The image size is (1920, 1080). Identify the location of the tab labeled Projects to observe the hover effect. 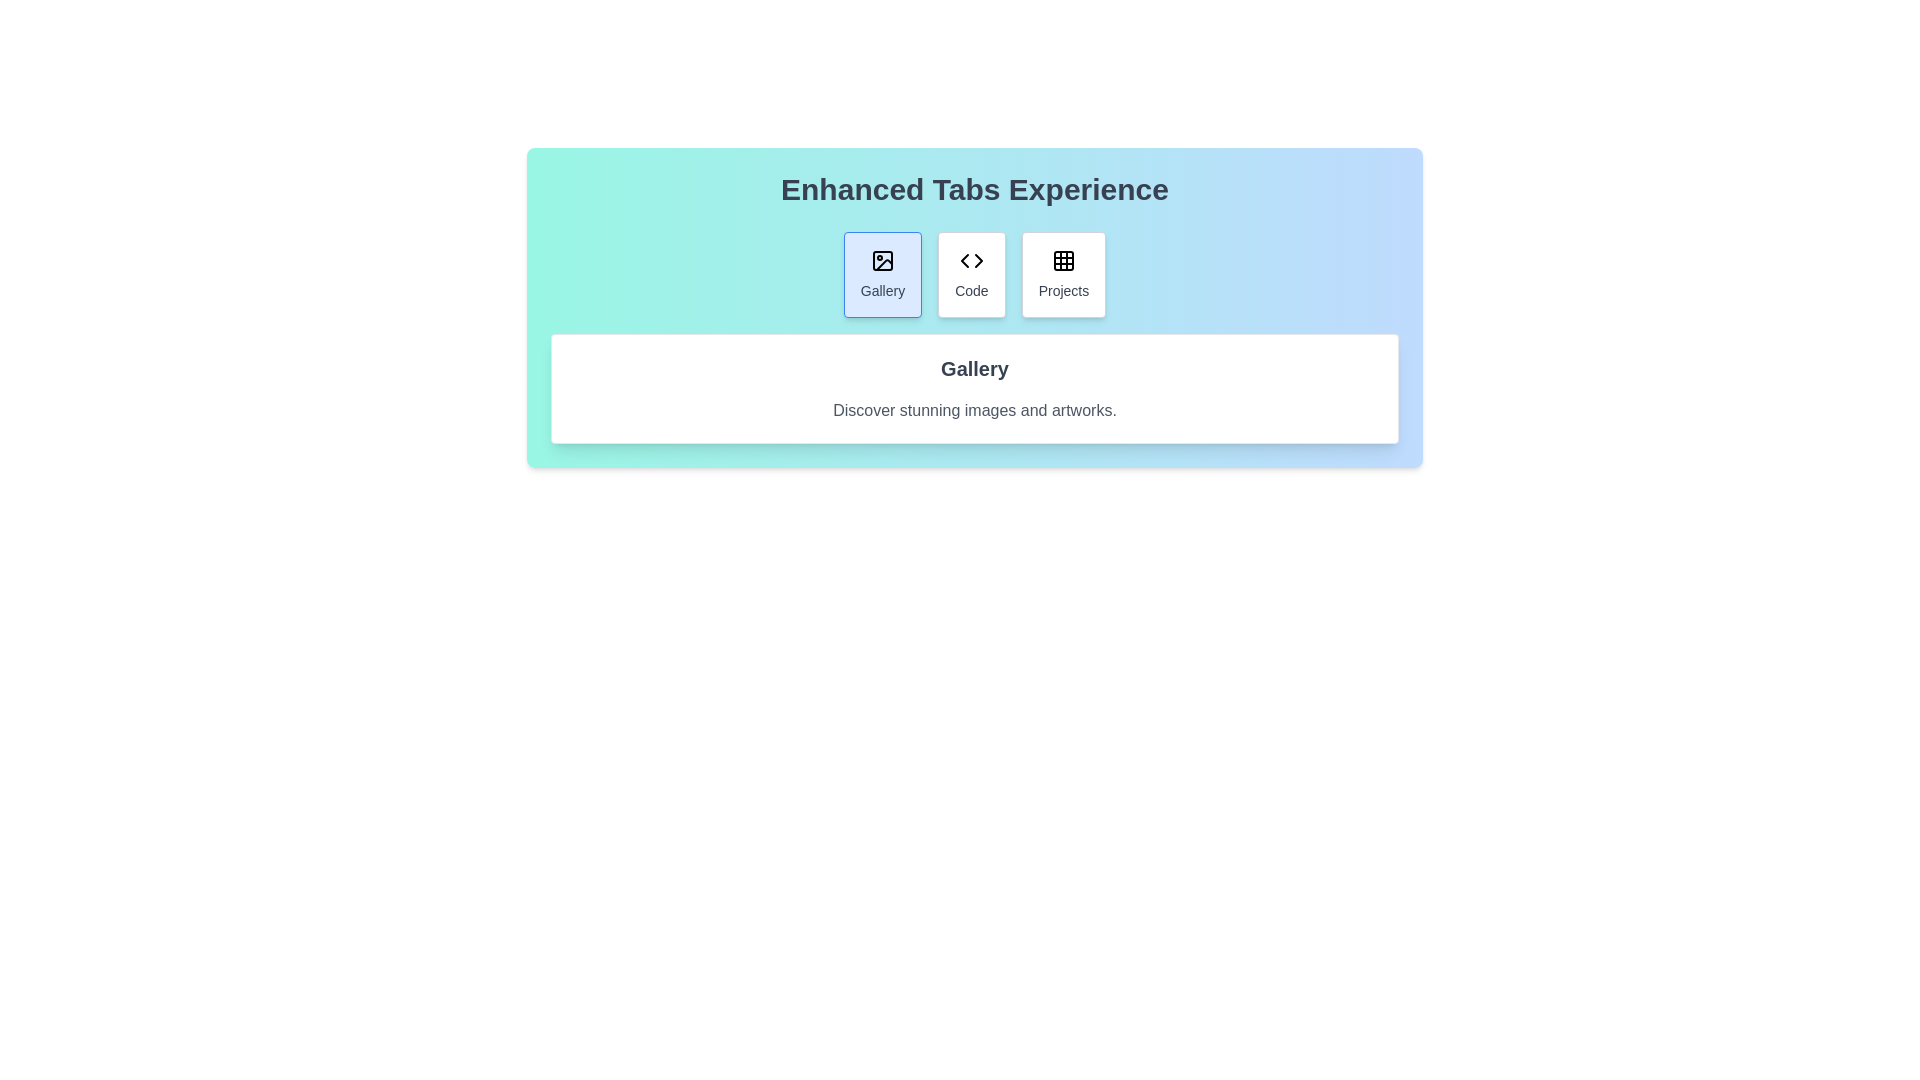
(1062, 274).